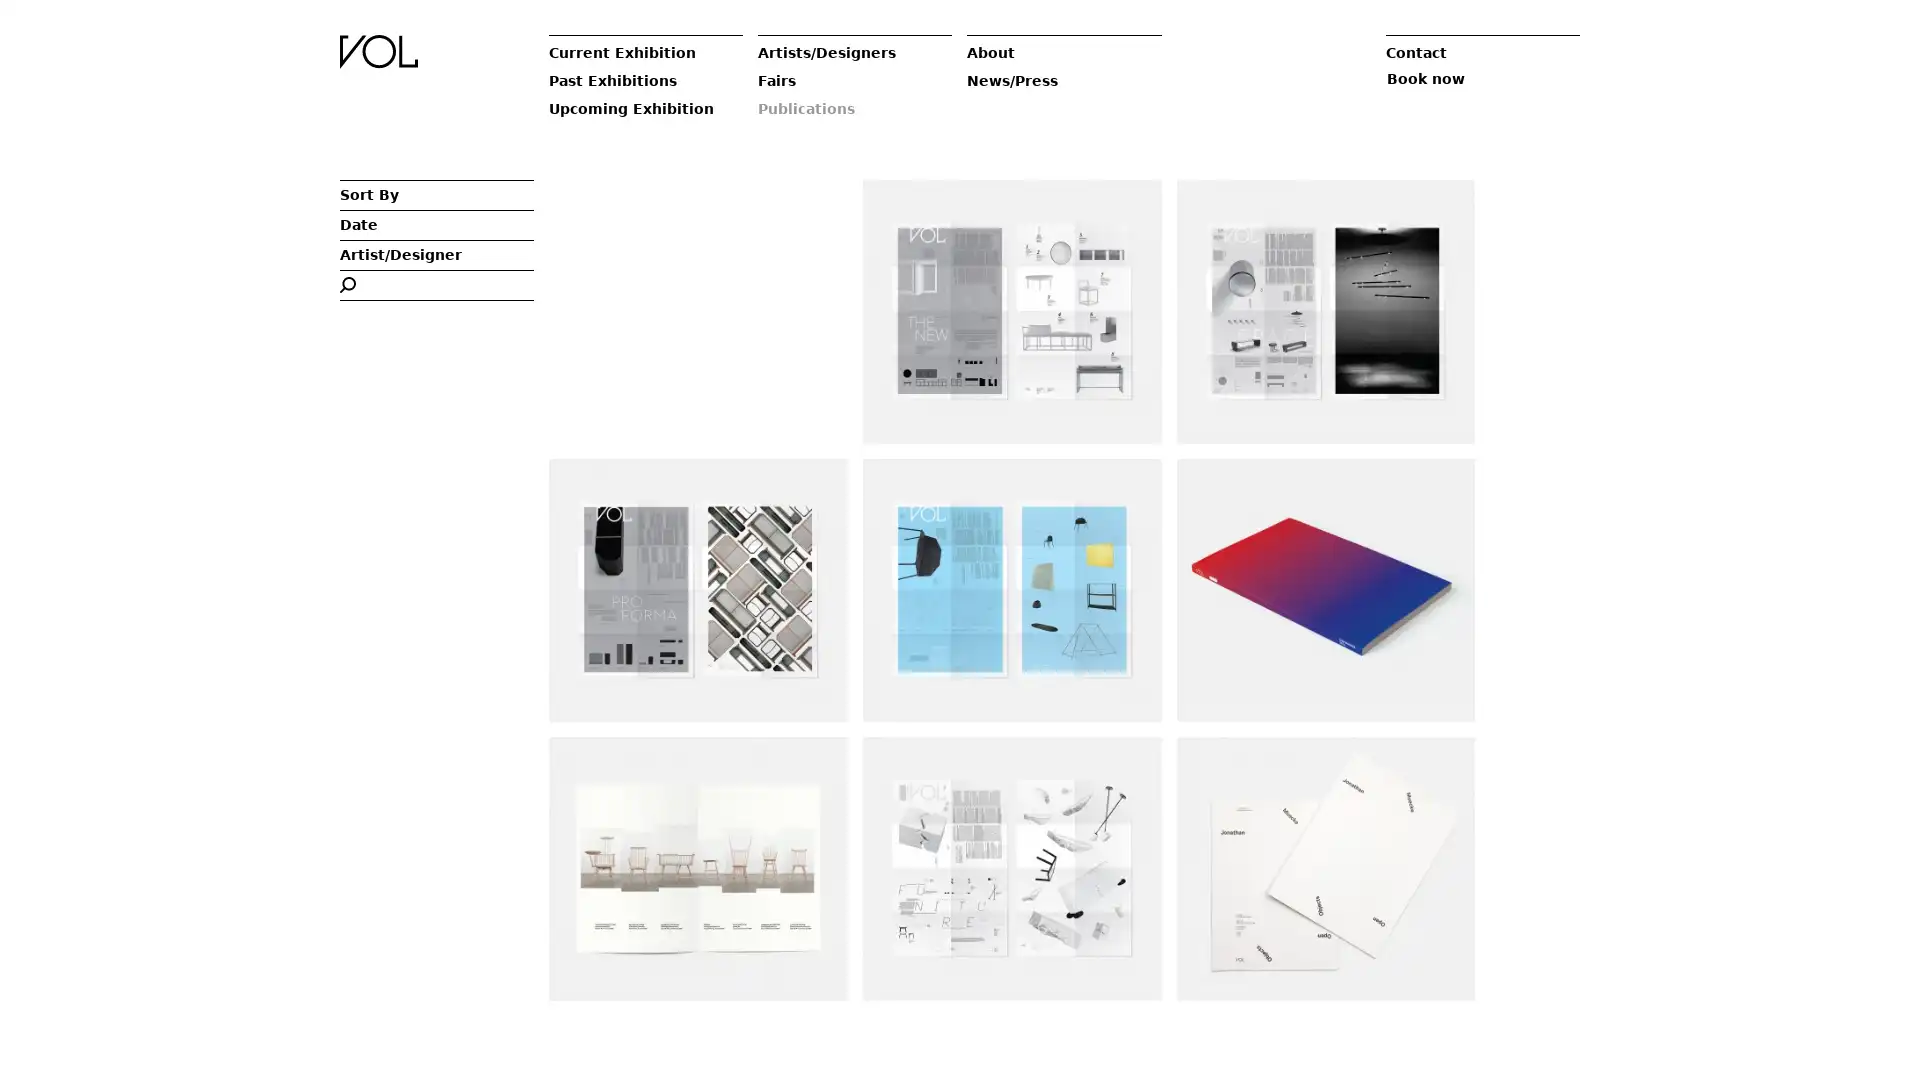 This screenshot has height=1080, width=1920. Describe the element at coordinates (1474, 92) in the screenshot. I see `Book now` at that location.